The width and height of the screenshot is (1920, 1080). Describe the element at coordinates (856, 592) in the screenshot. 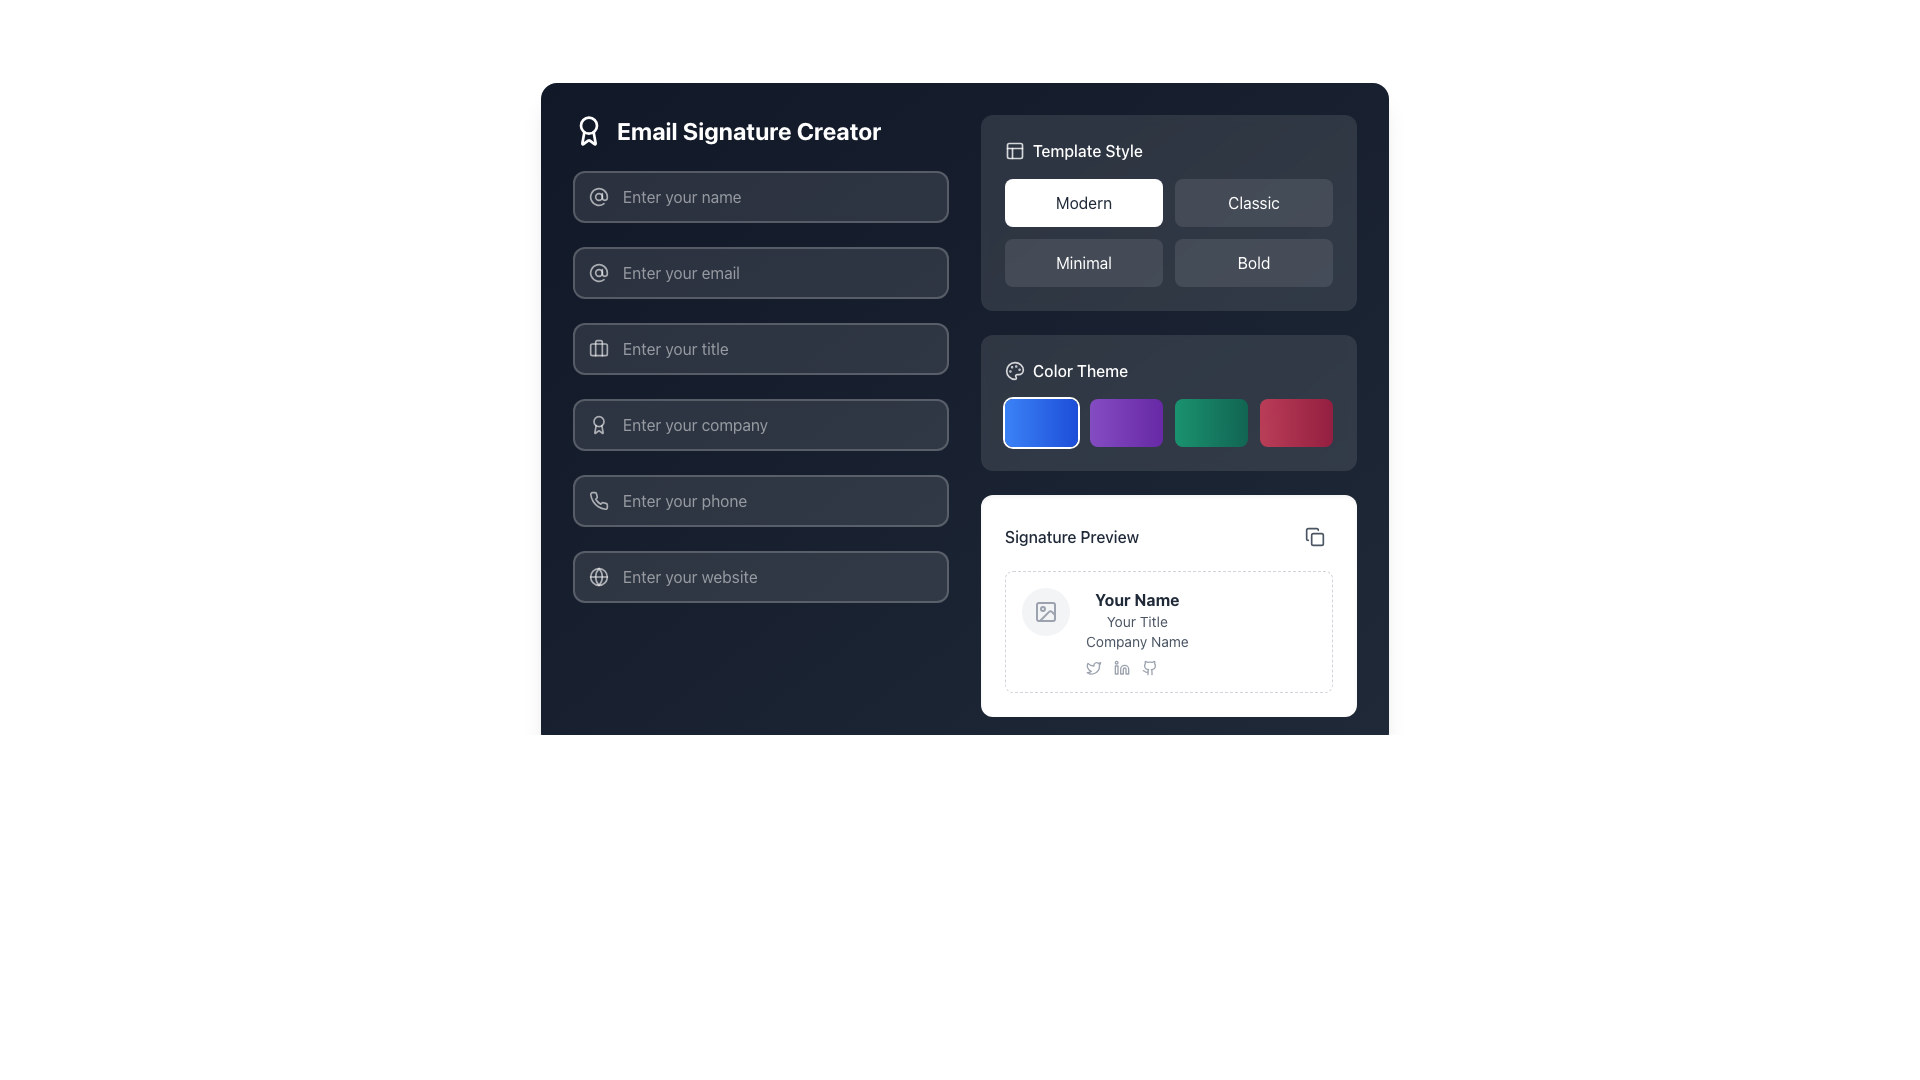

I see `additional details about the warning by clicking on the warning icon located to the right of the 'Enter your website' input field` at that location.